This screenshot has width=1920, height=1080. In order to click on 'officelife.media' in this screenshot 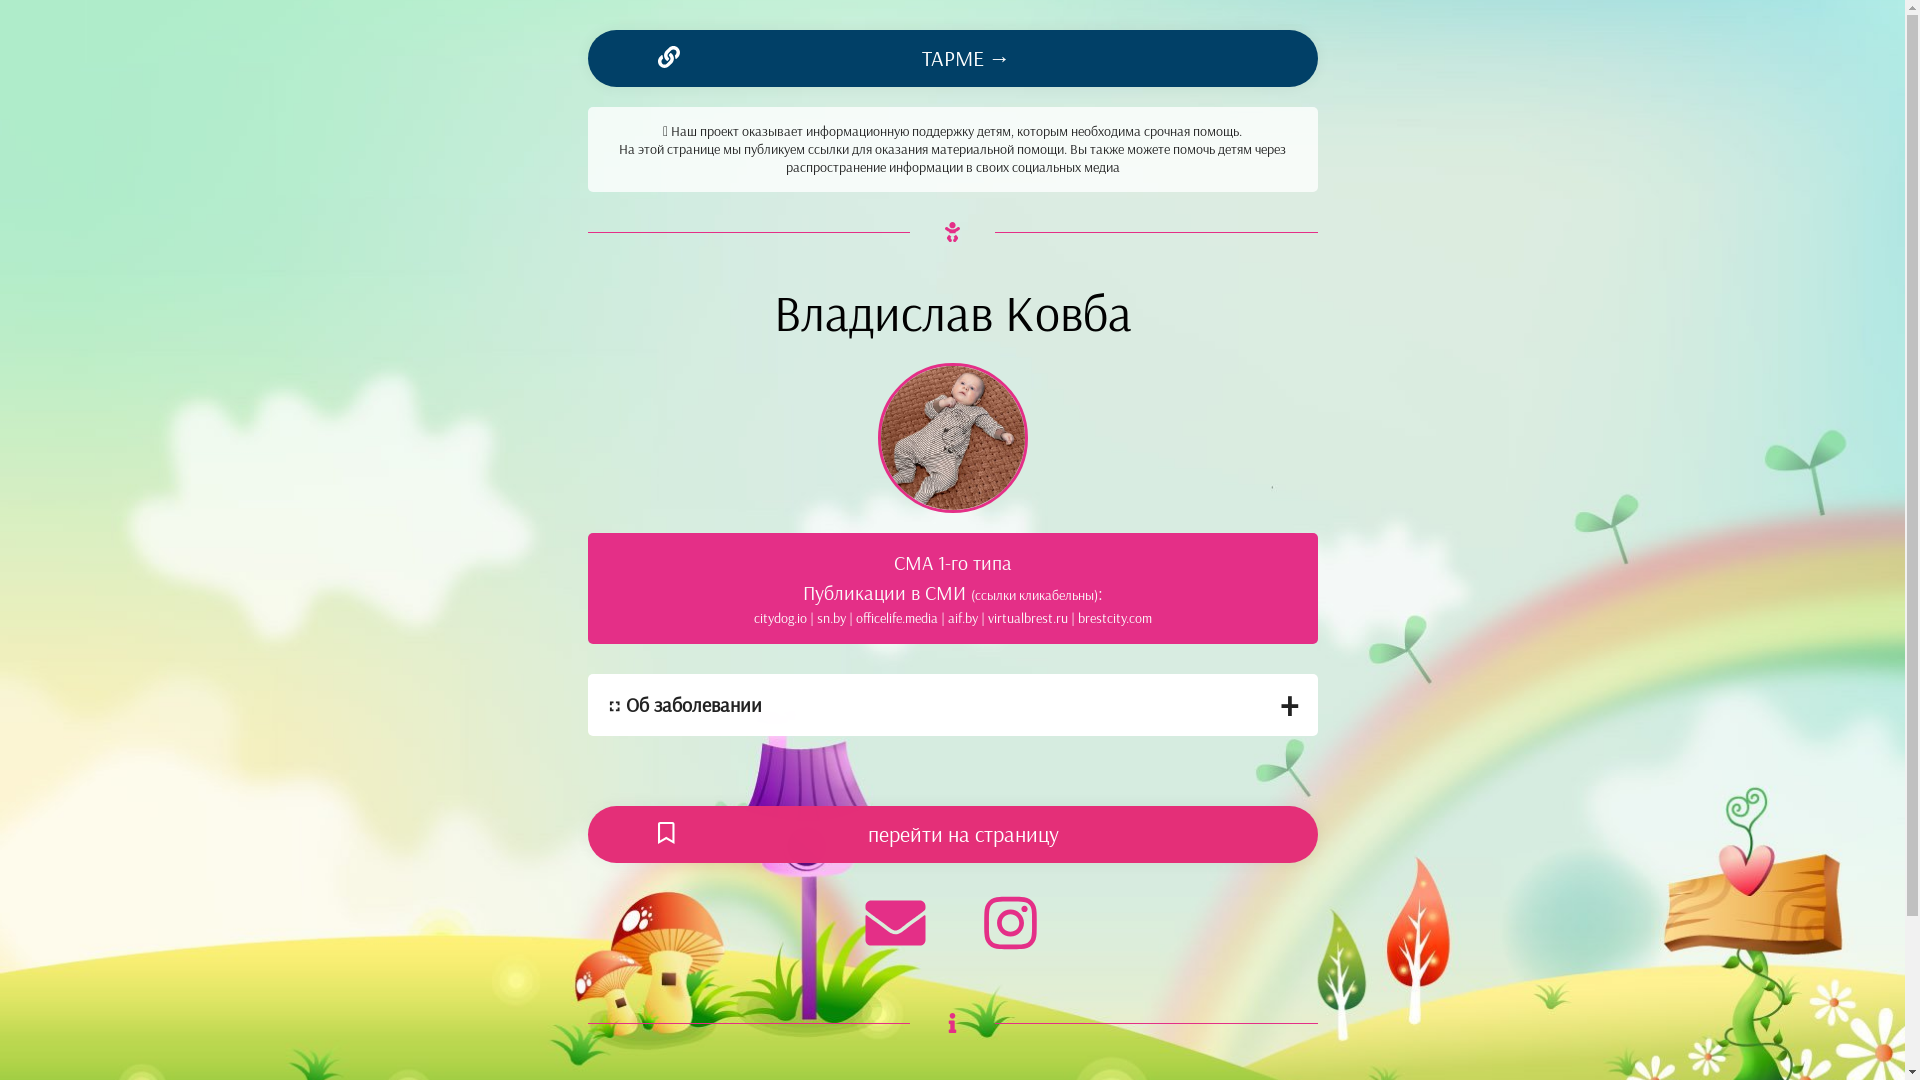, I will do `click(896, 616)`.